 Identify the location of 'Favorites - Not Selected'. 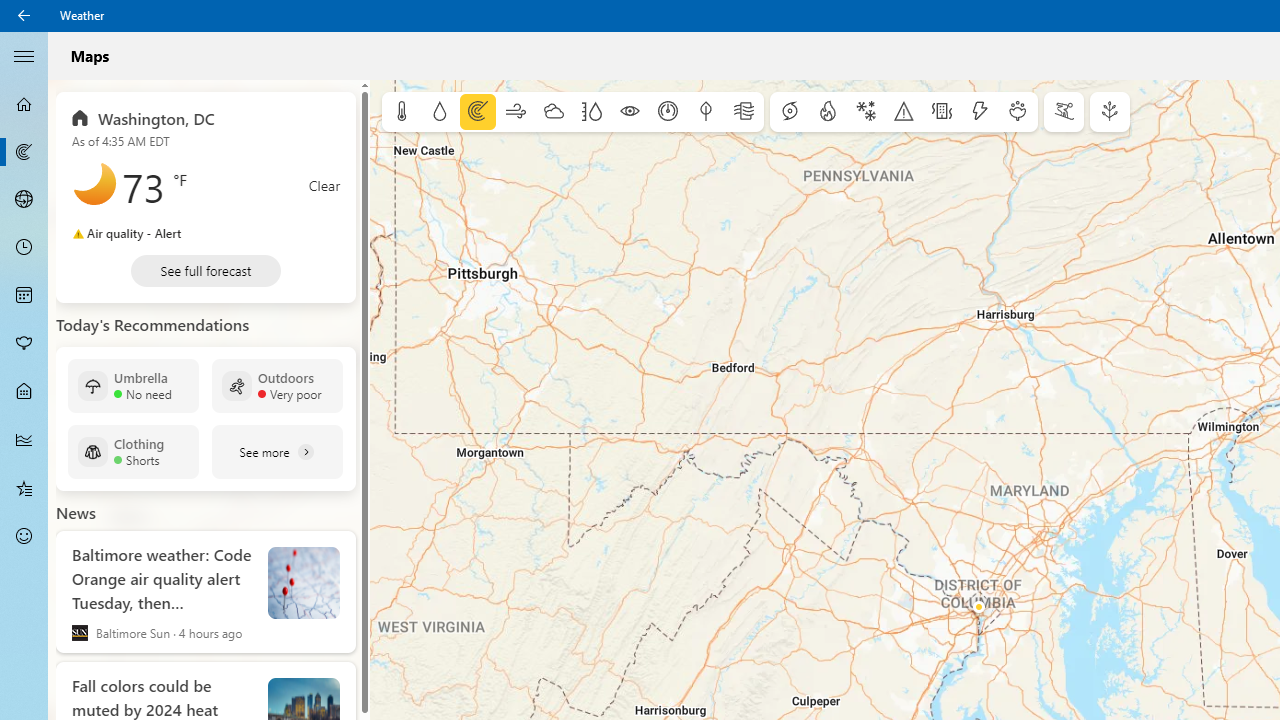
(24, 487).